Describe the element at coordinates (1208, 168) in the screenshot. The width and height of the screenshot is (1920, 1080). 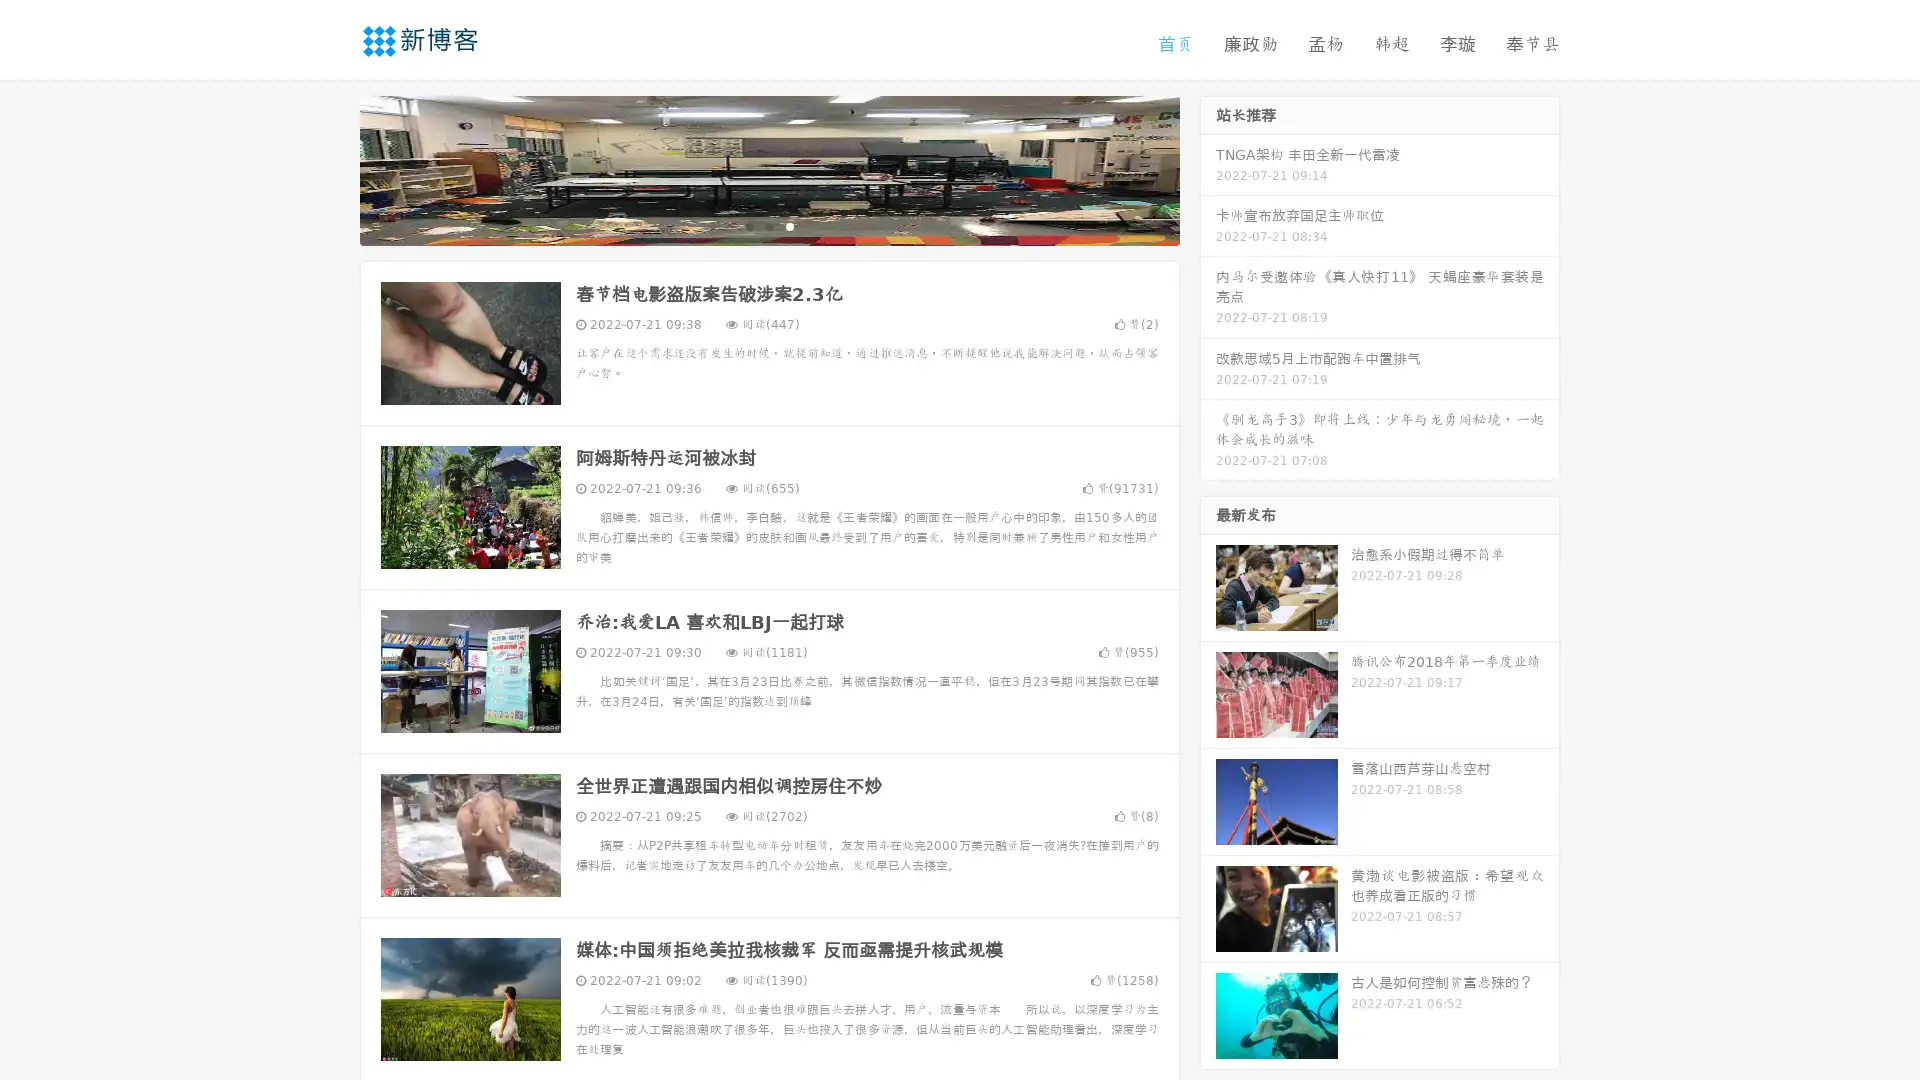
I see `Next slide` at that location.